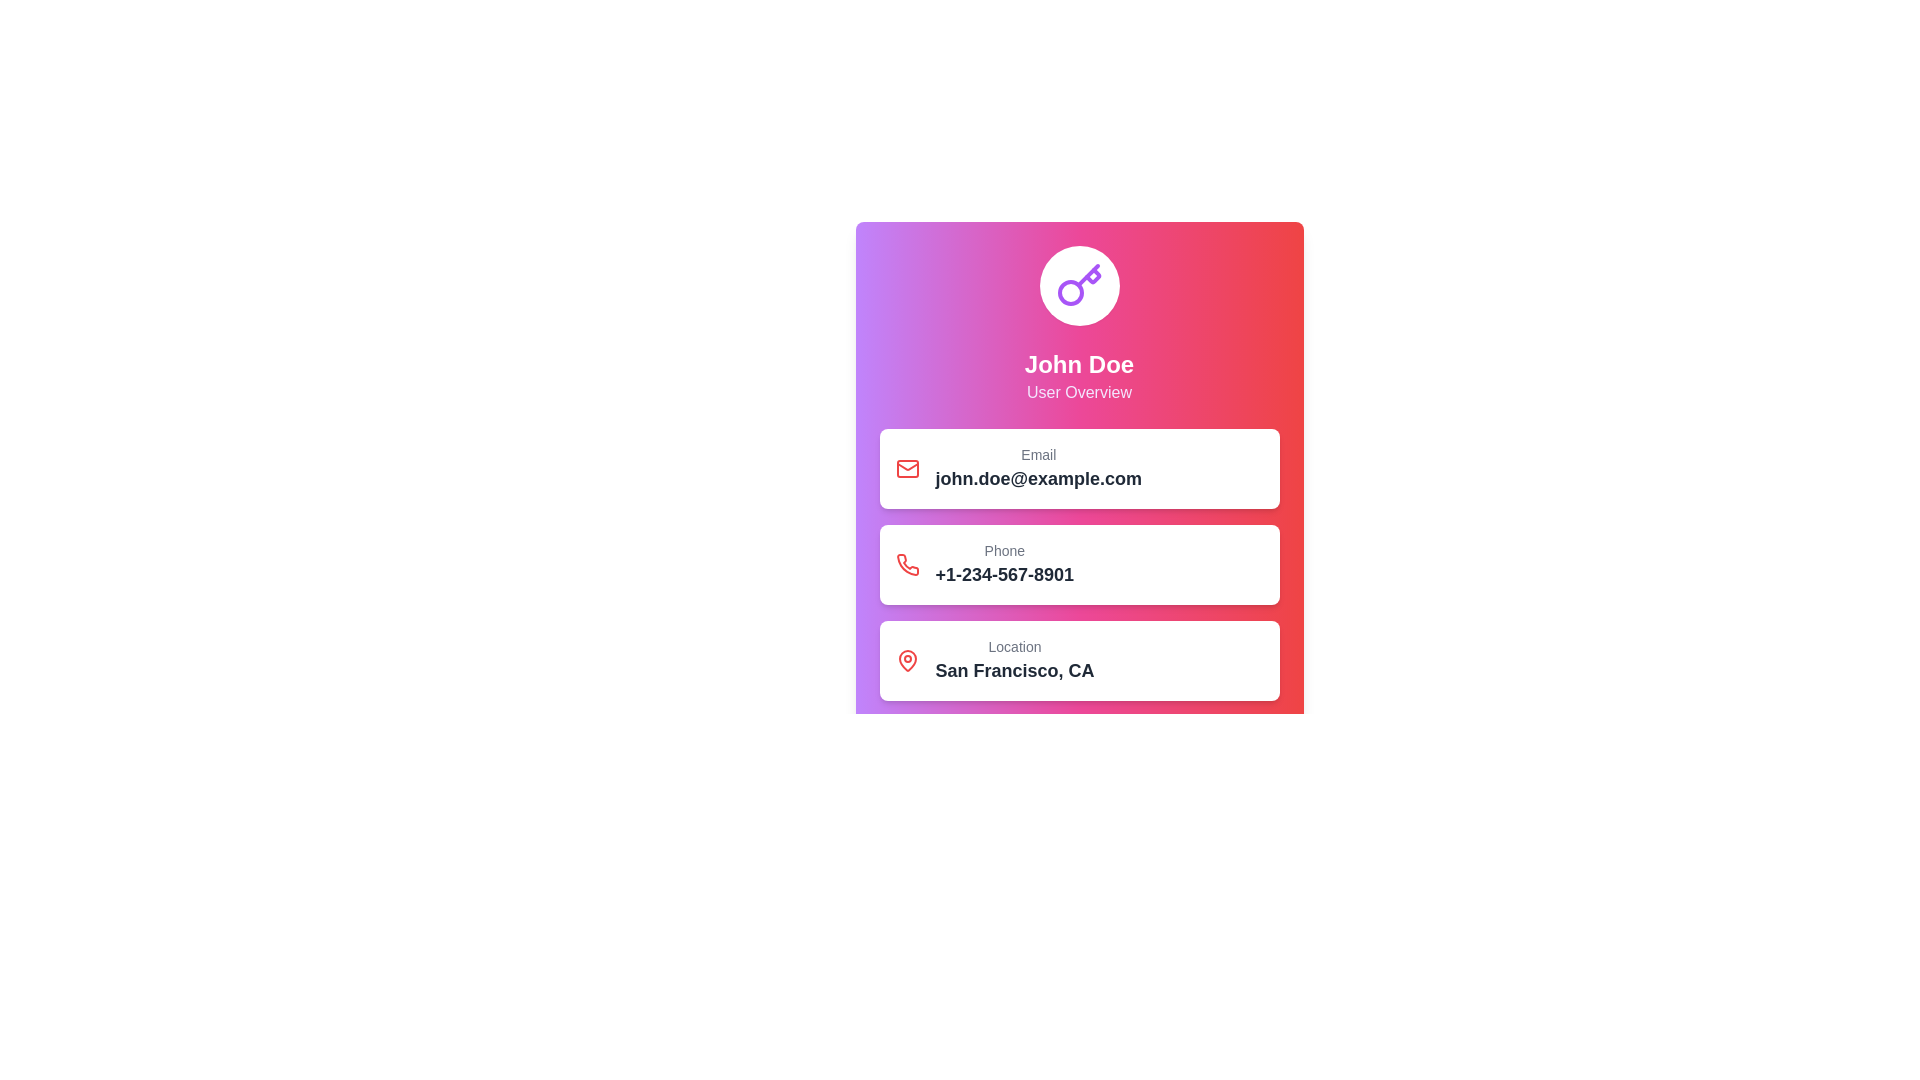  I want to click on the Information card displaying the location 'San Francisco, CA', so click(1078, 660).